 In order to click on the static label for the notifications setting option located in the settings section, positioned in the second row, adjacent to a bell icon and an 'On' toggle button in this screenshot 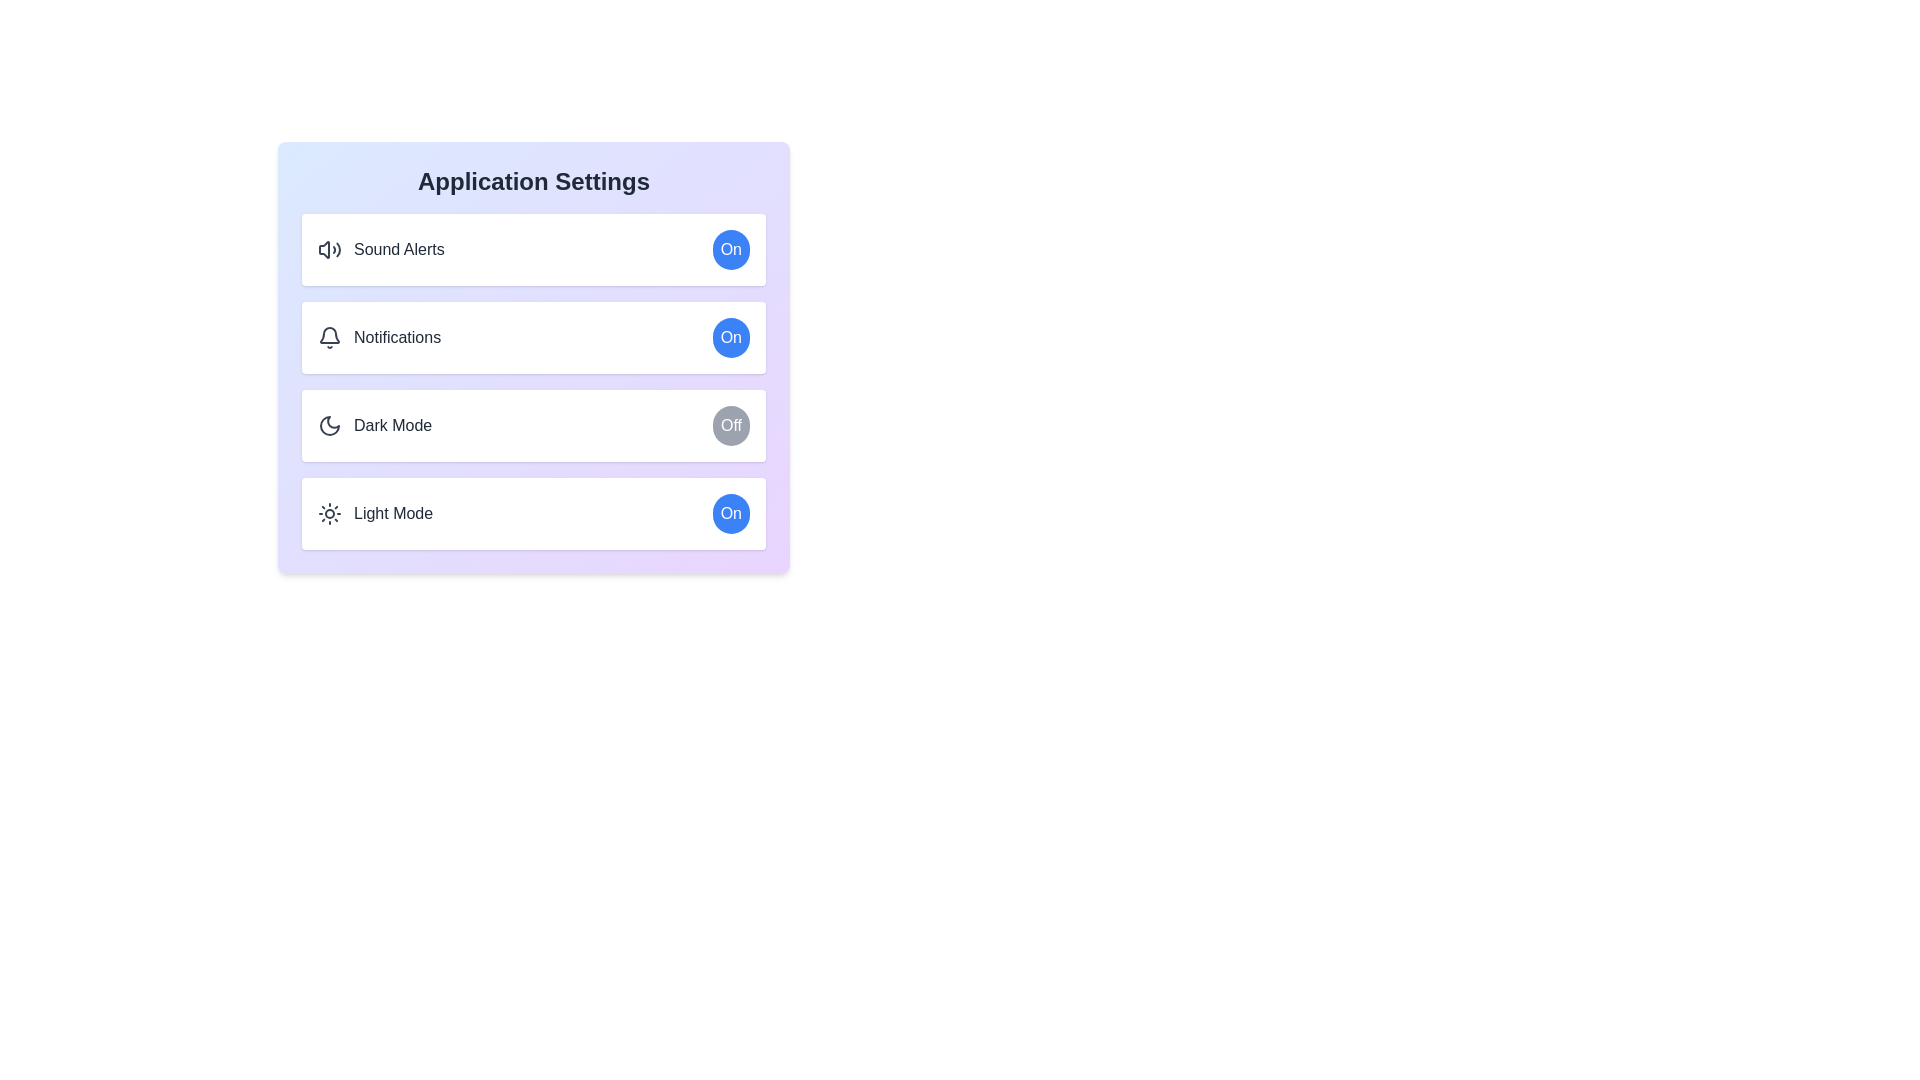, I will do `click(397, 337)`.